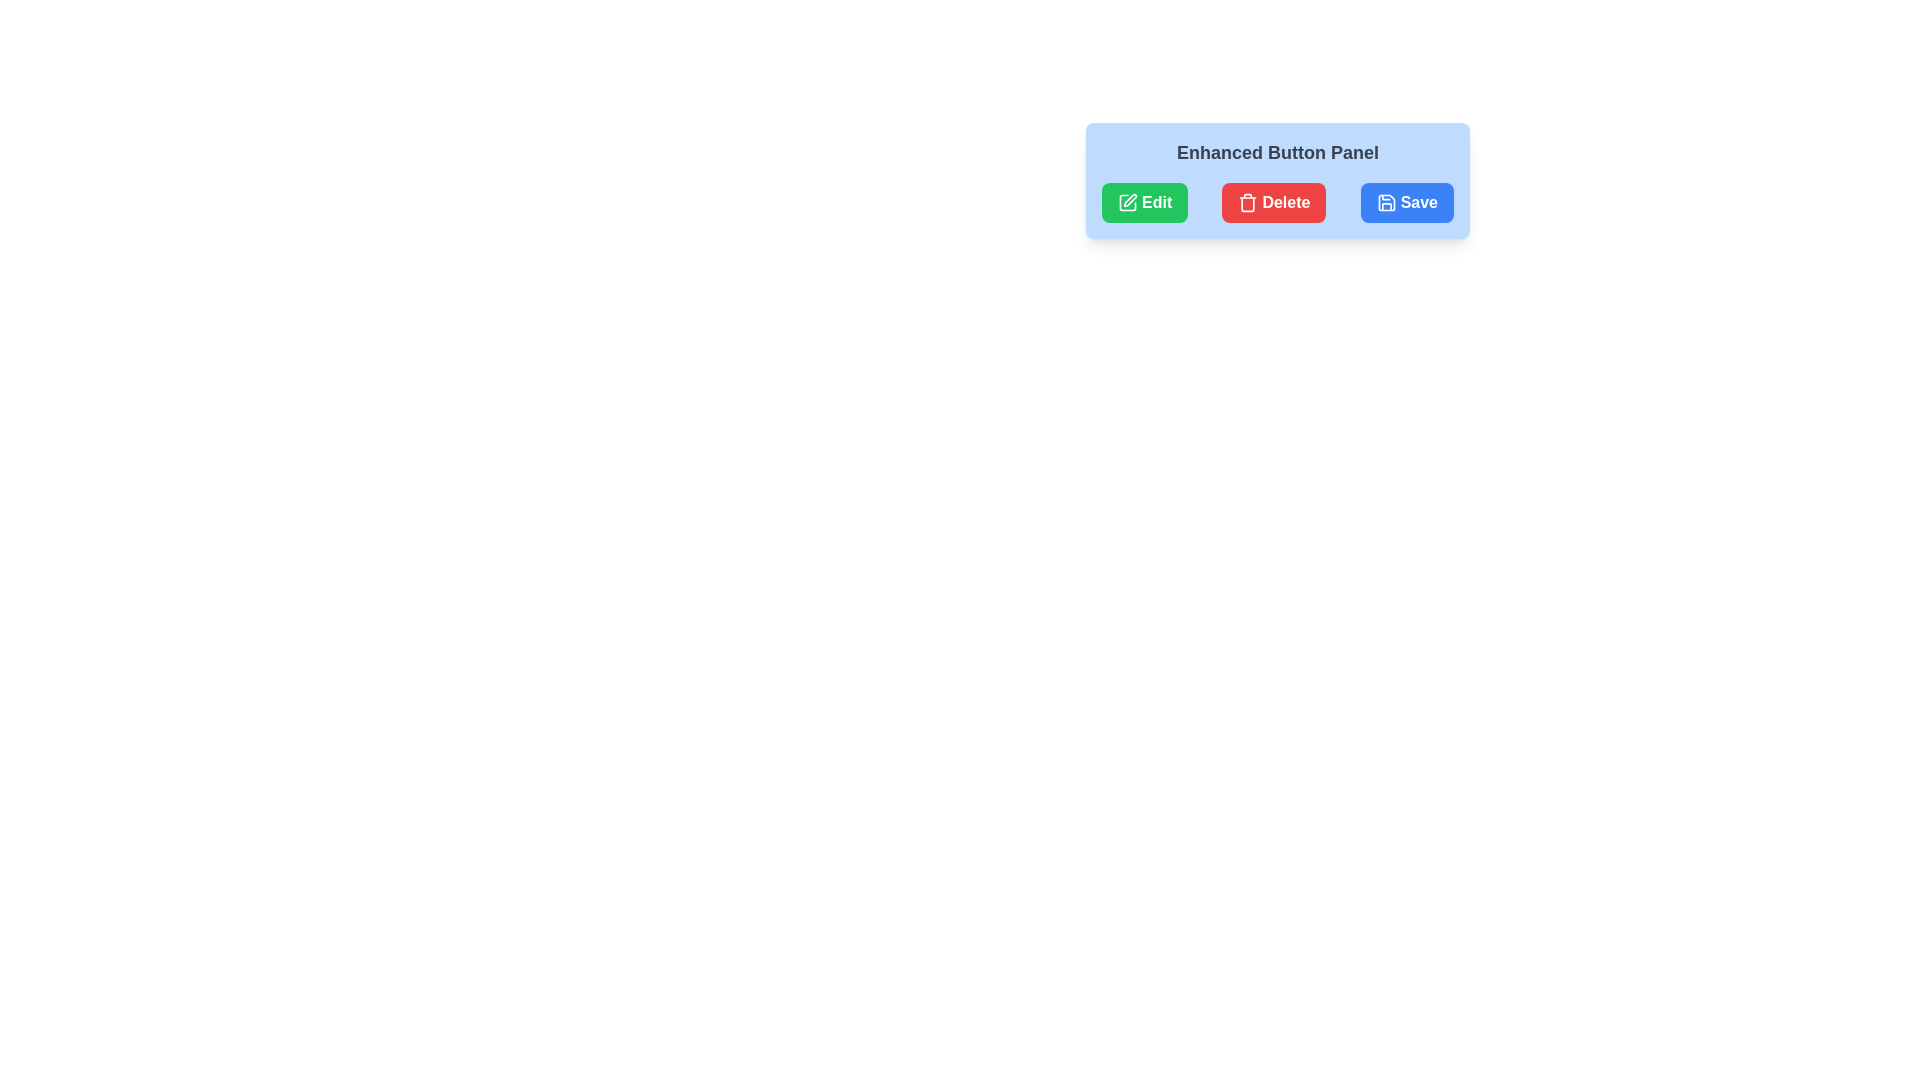 The height and width of the screenshot is (1080, 1920). What do you see at coordinates (1273, 203) in the screenshot?
I see `the red 'Delete' button with bold white text and a trash can icon` at bounding box center [1273, 203].